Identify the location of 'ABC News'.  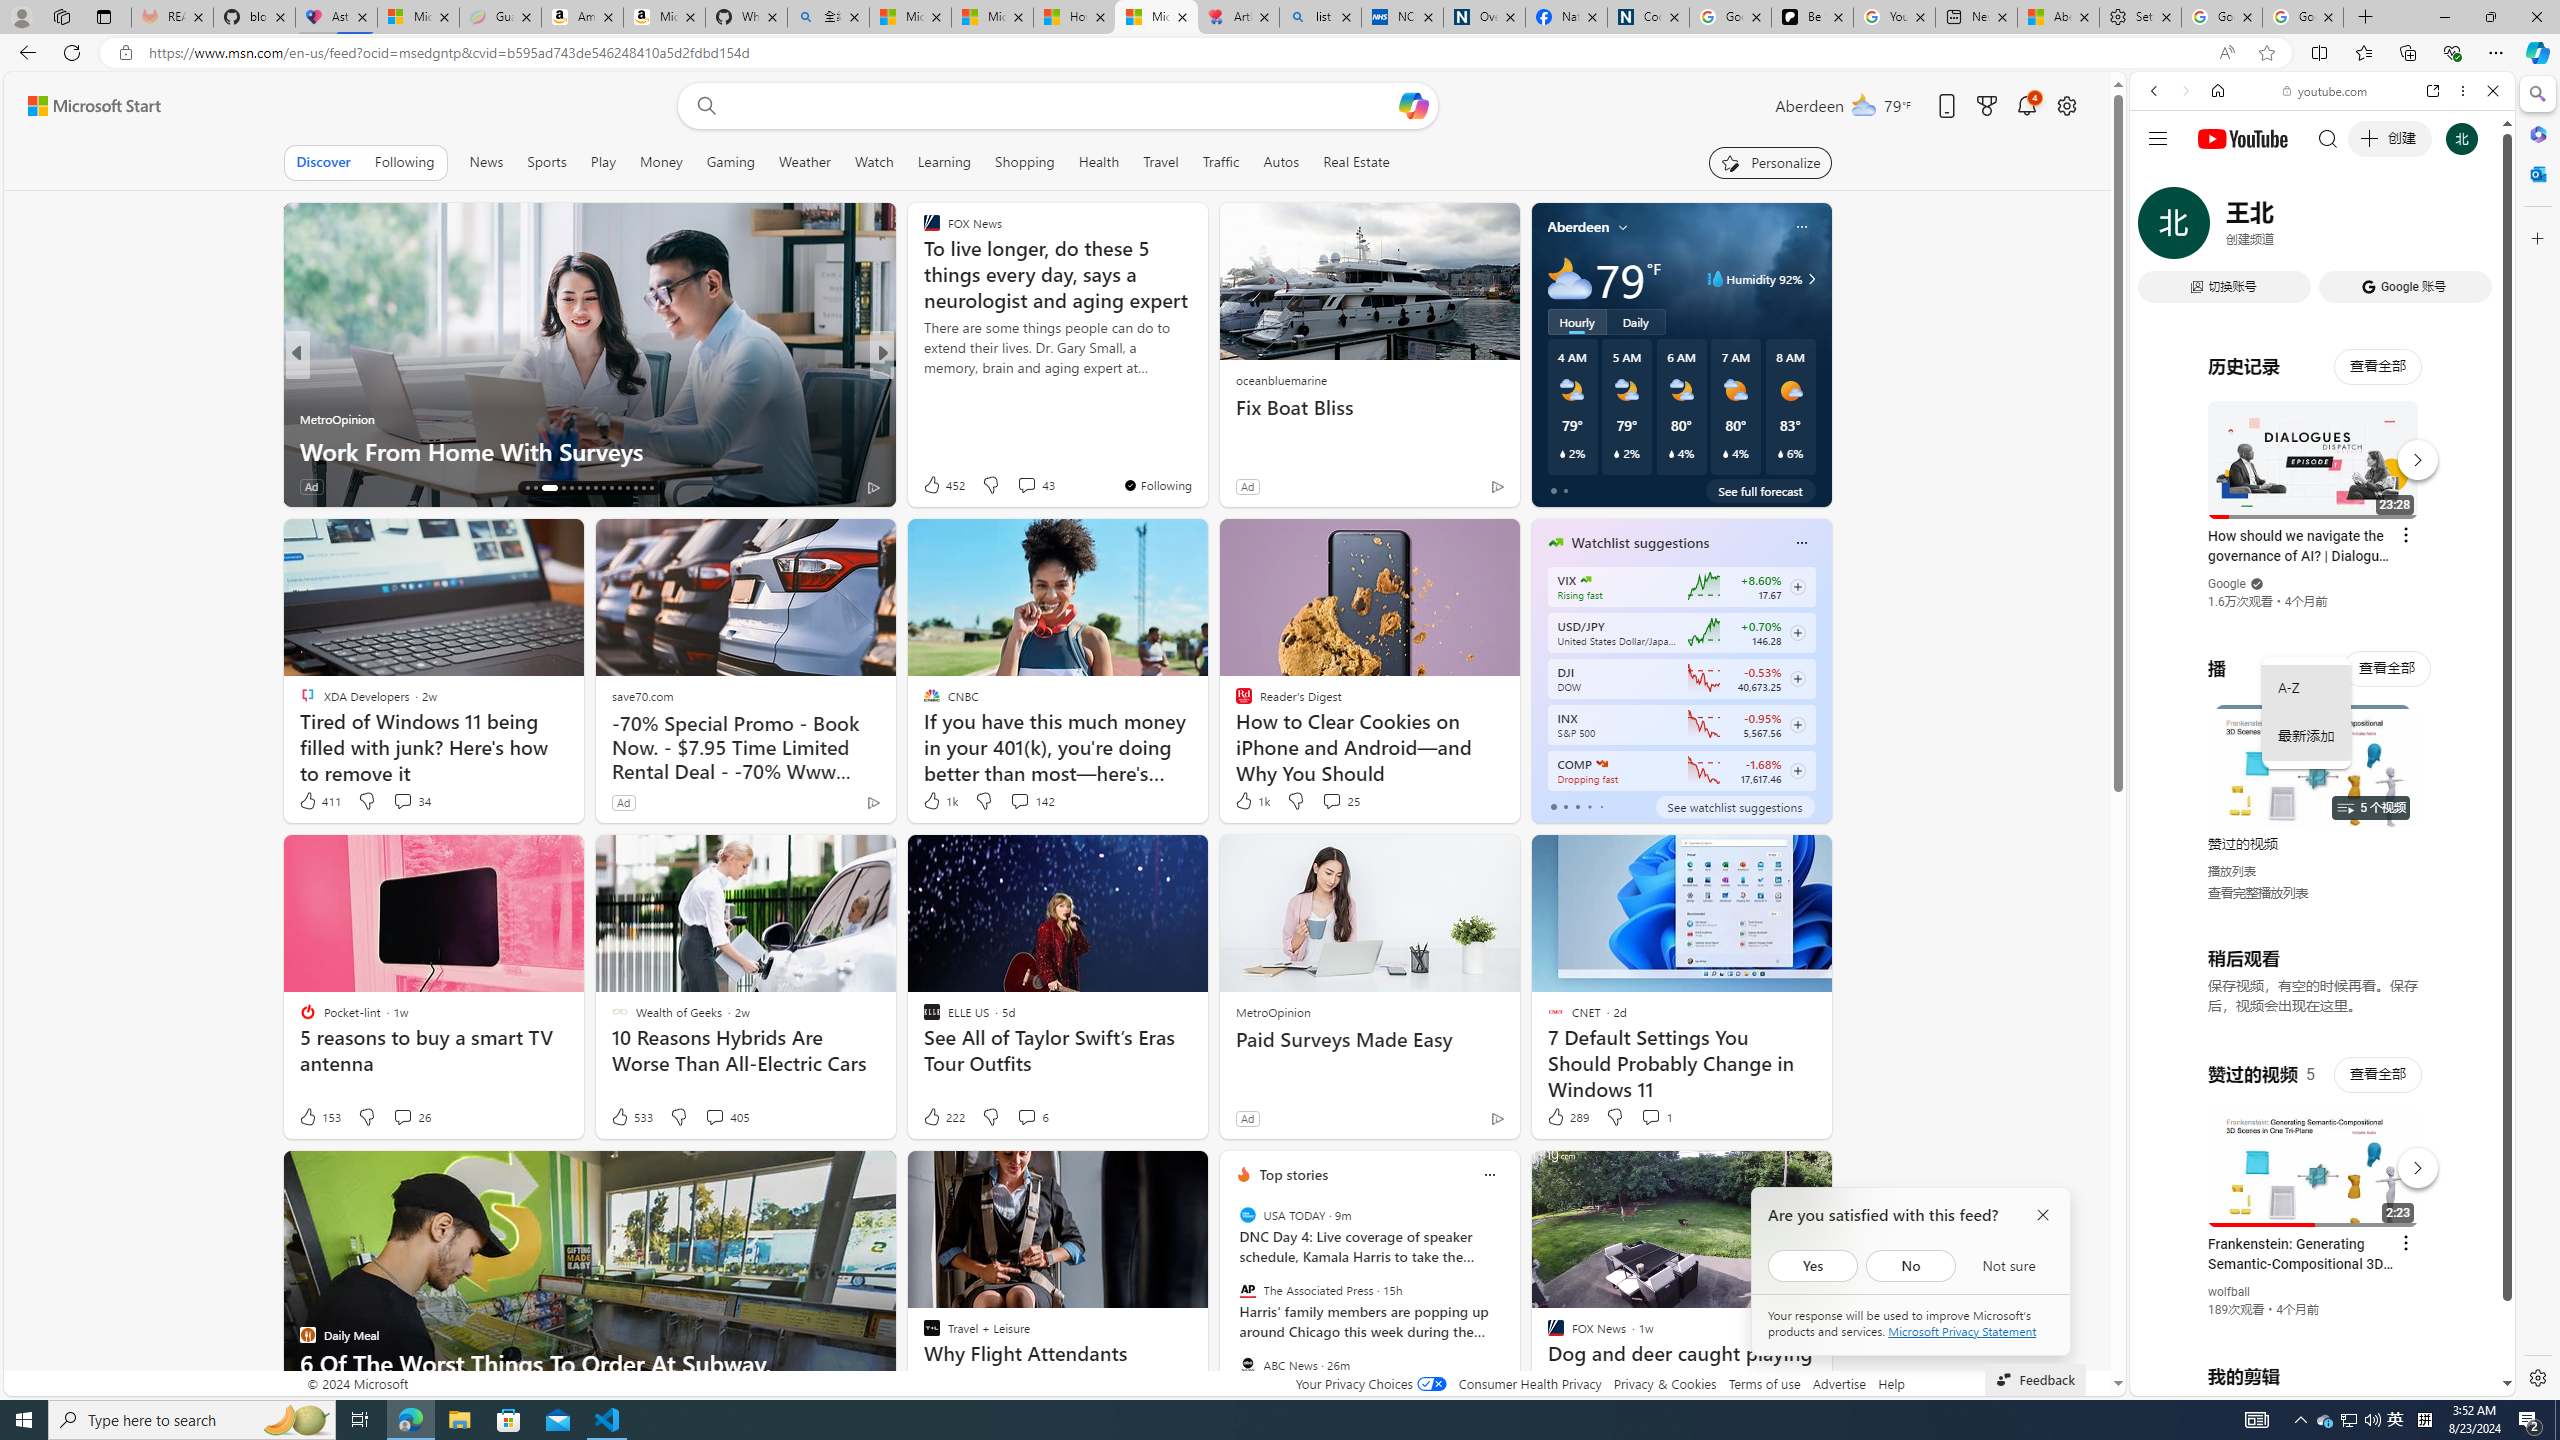
(1247, 1363).